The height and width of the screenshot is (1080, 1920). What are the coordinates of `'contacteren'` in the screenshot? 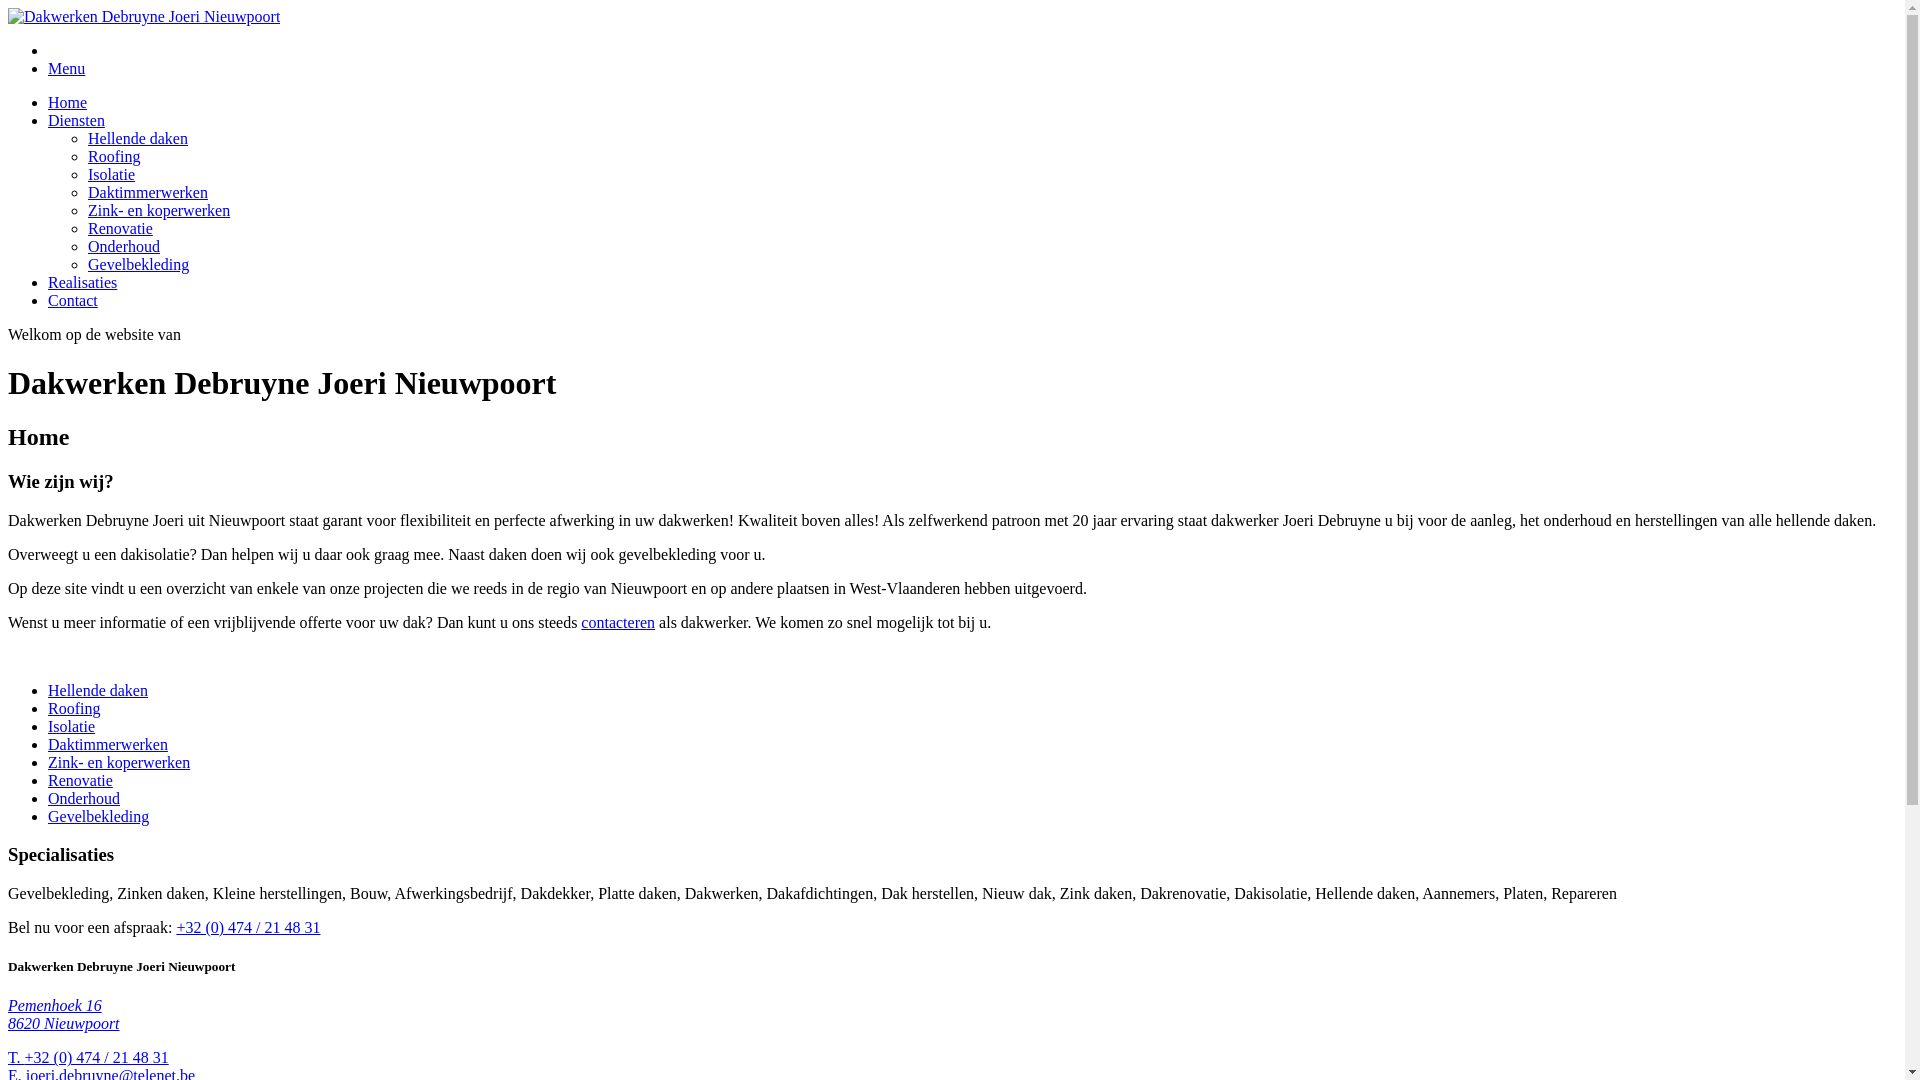 It's located at (617, 621).